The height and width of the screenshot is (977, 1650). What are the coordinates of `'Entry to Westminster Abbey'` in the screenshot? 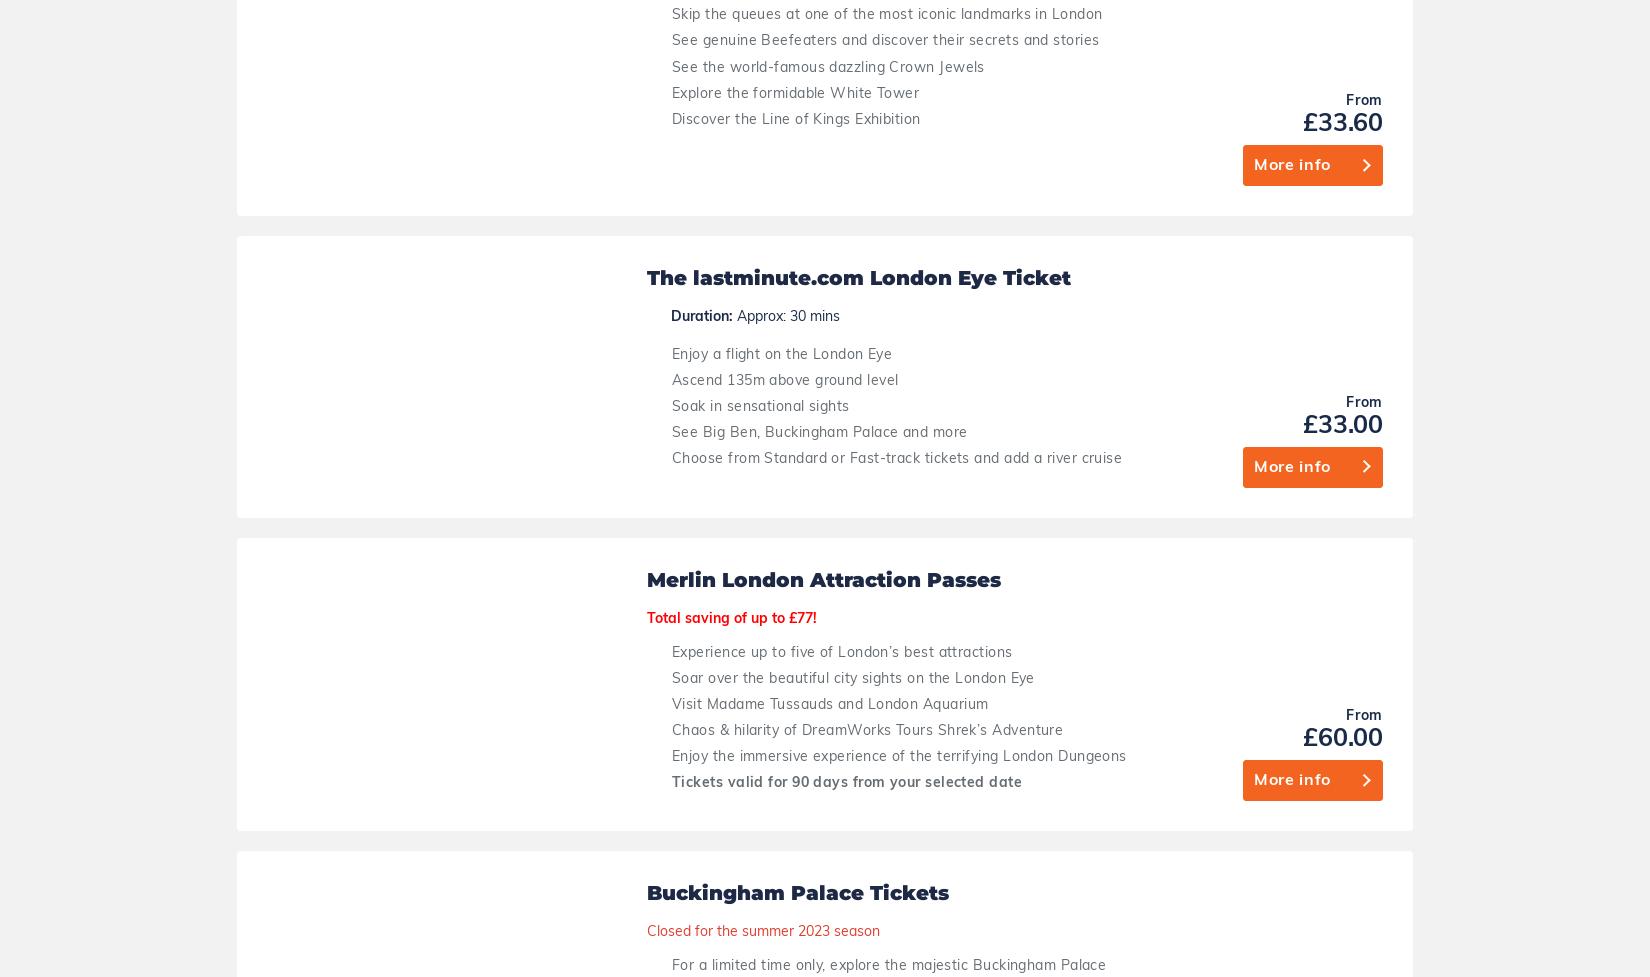 It's located at (705, 644).